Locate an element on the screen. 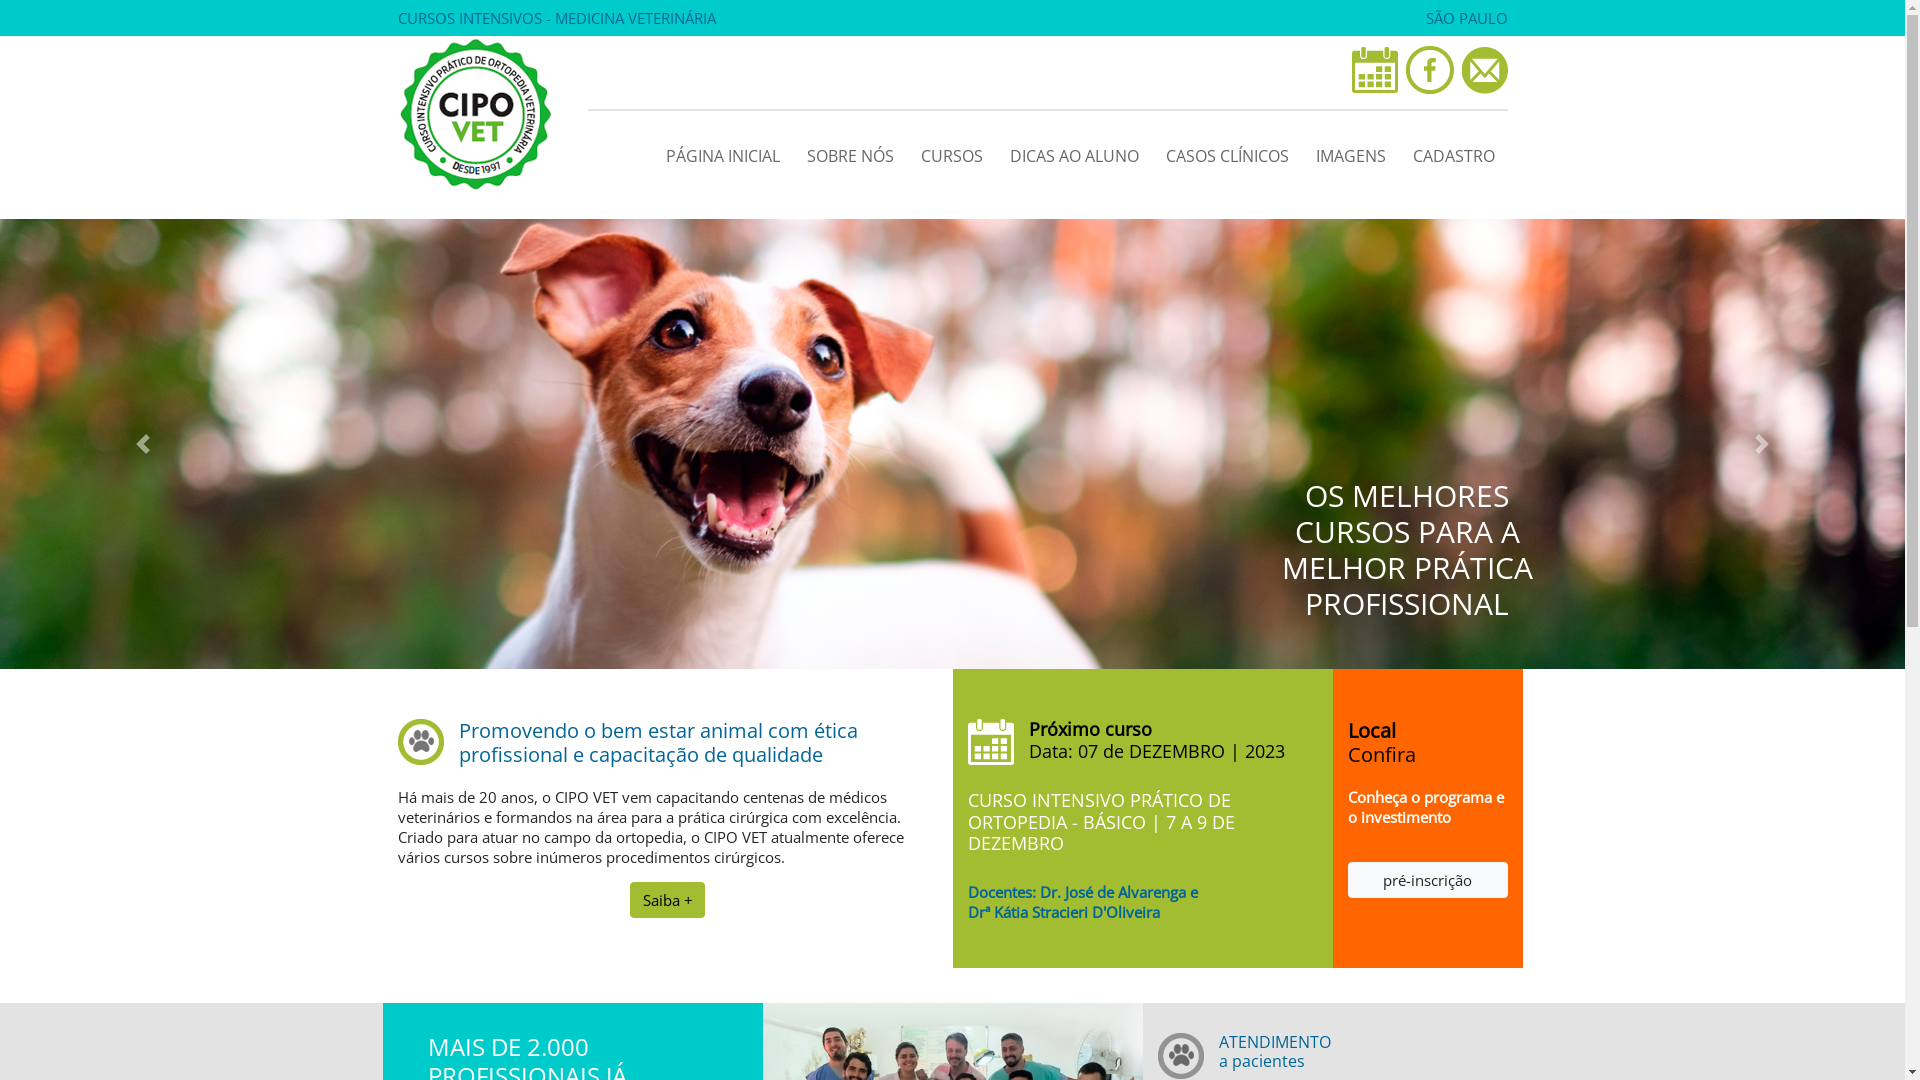  'Agenda' is located at coordinates (1373, 68).